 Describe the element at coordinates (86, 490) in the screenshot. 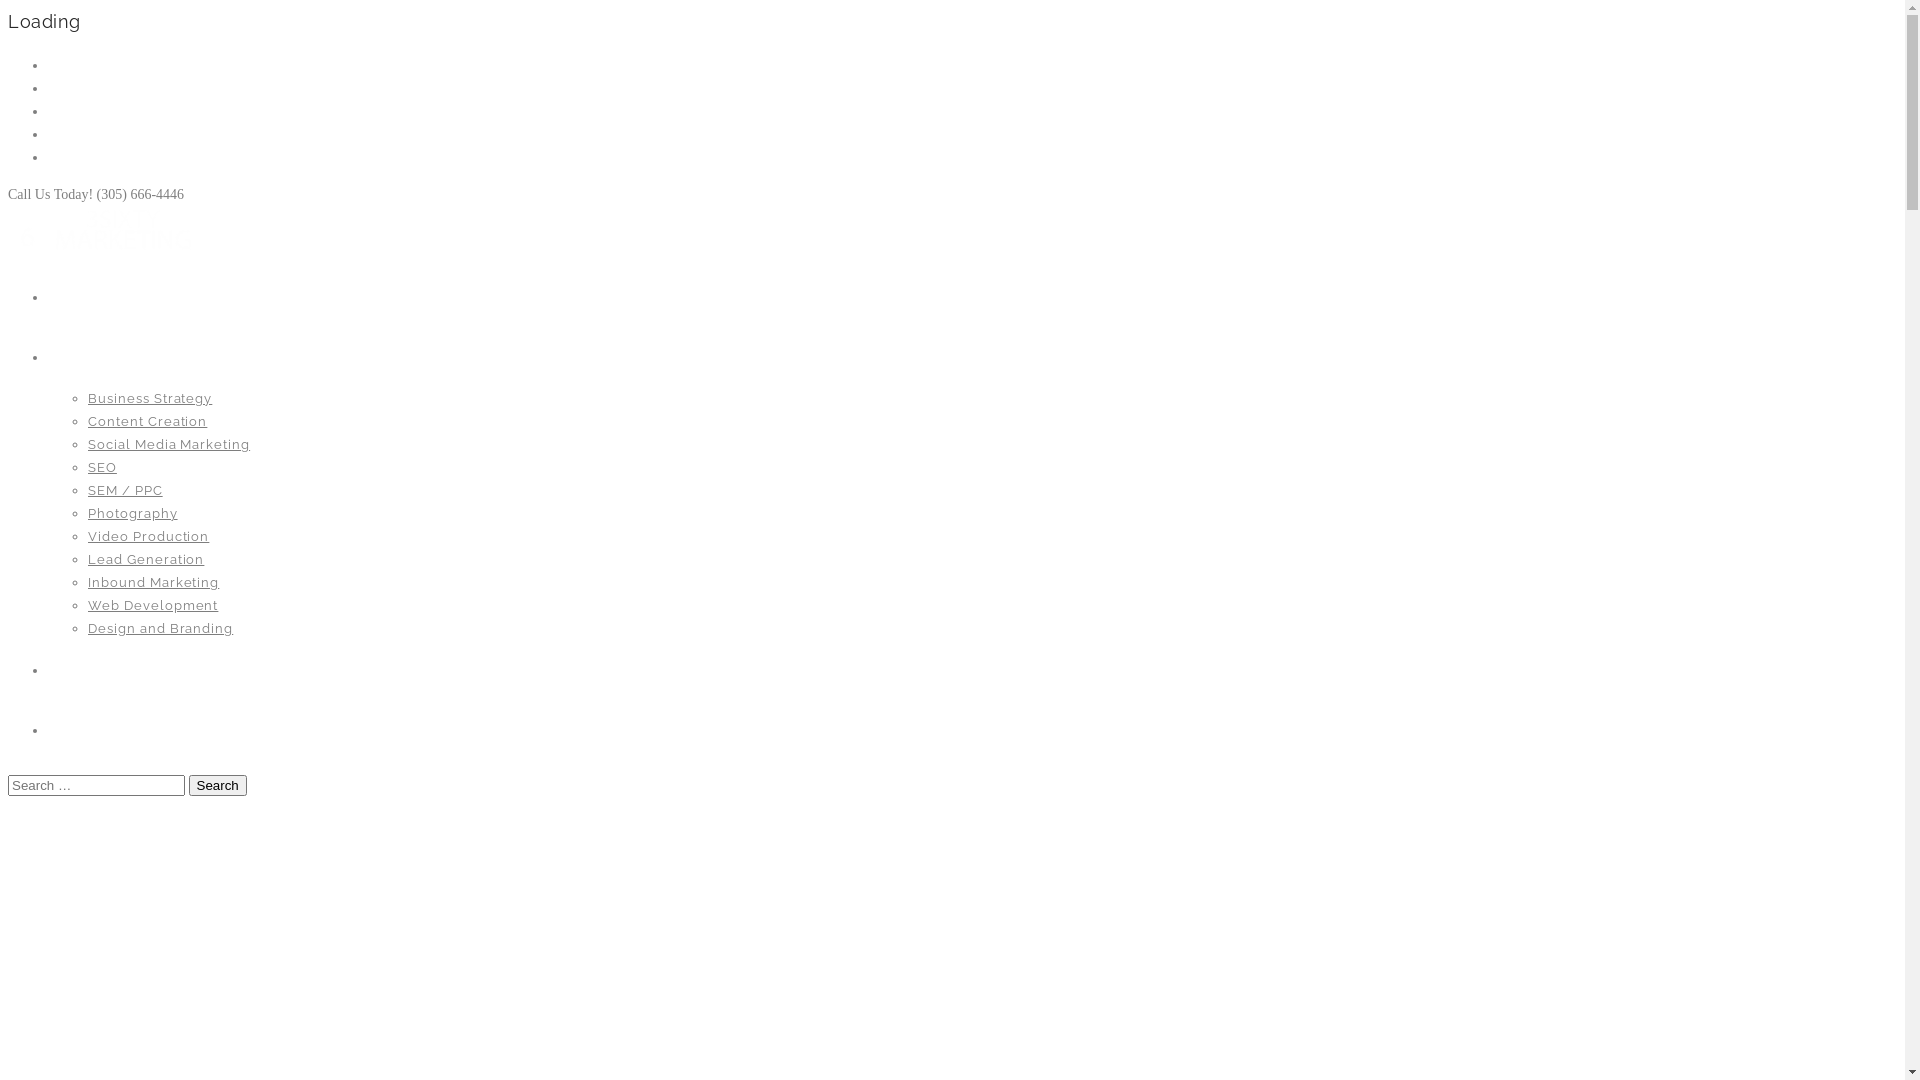

I see `'SEM / PPC'` at that location.